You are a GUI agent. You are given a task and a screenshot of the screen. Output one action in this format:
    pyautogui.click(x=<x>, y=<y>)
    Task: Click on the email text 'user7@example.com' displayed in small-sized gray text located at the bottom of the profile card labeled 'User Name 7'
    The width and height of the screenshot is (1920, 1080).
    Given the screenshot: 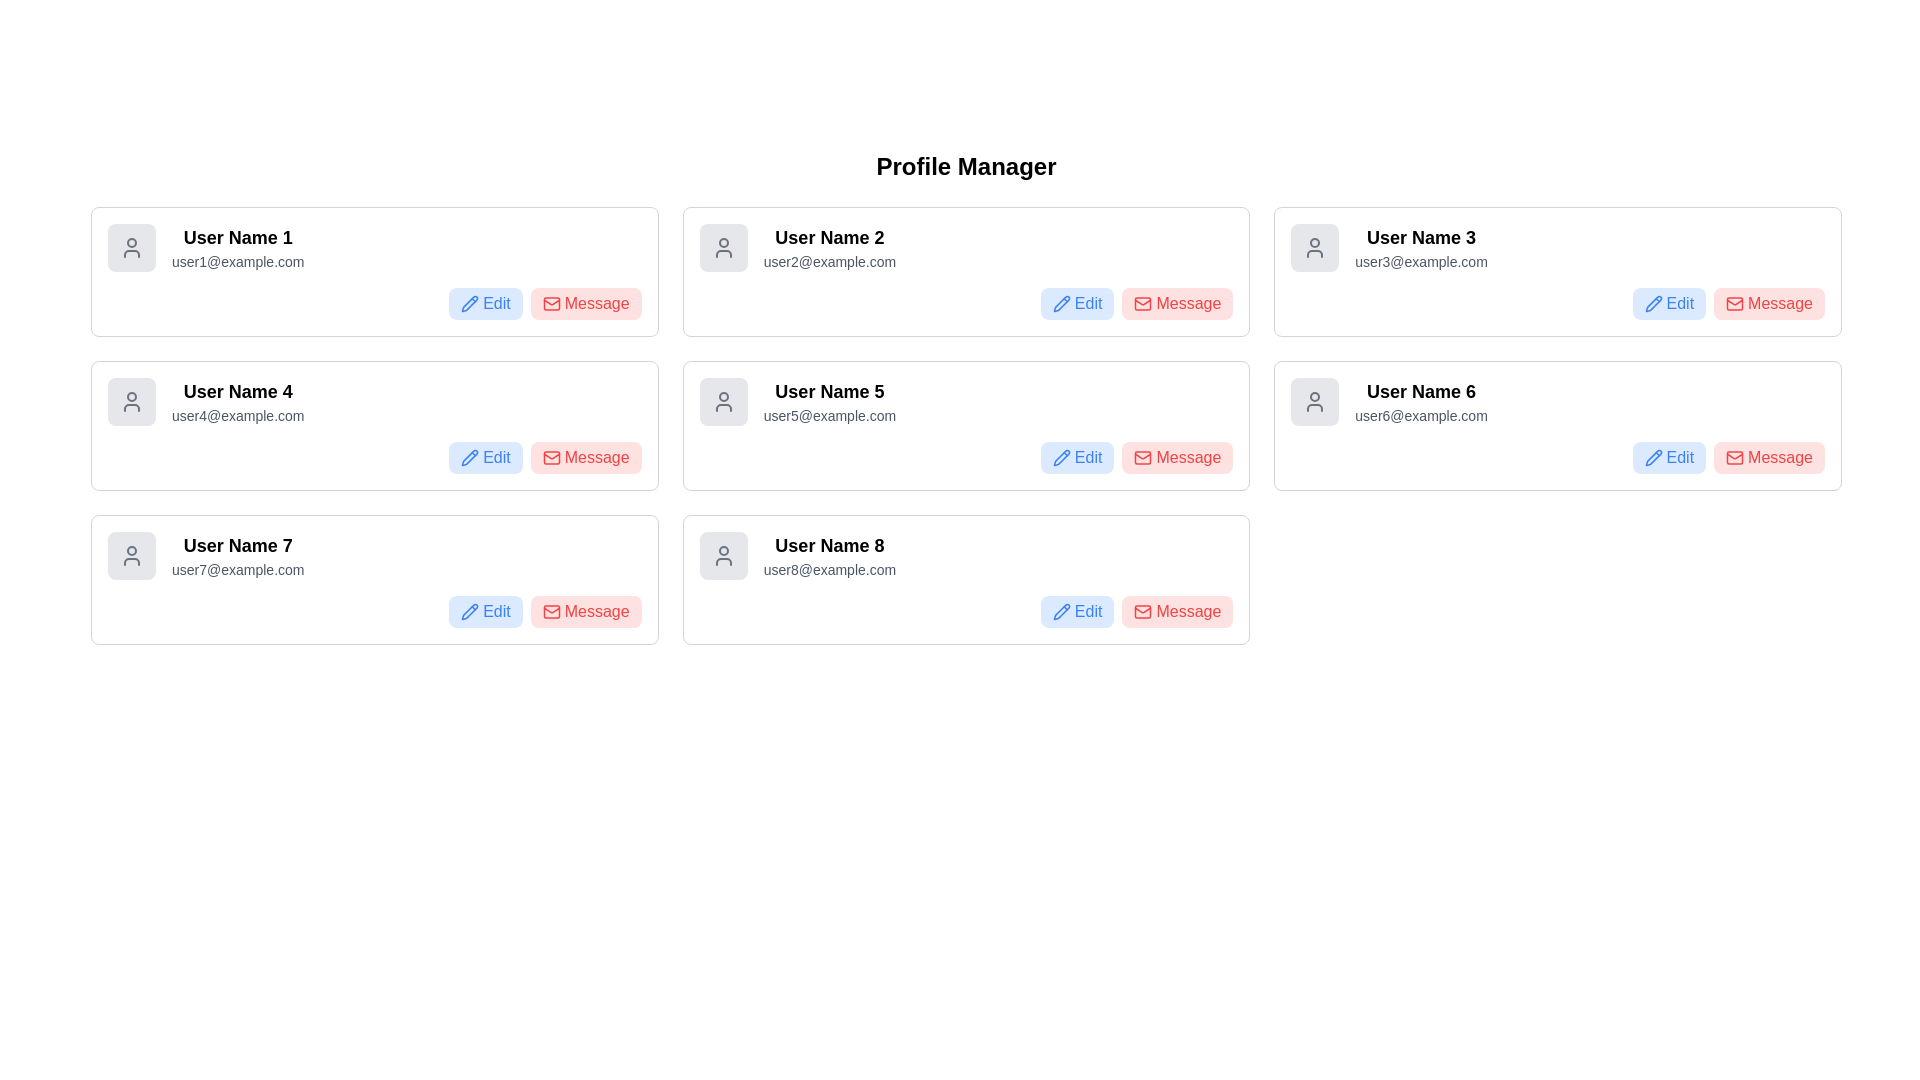 What is the action you would take?
    pyautogui.click(x=238, y=570)
    